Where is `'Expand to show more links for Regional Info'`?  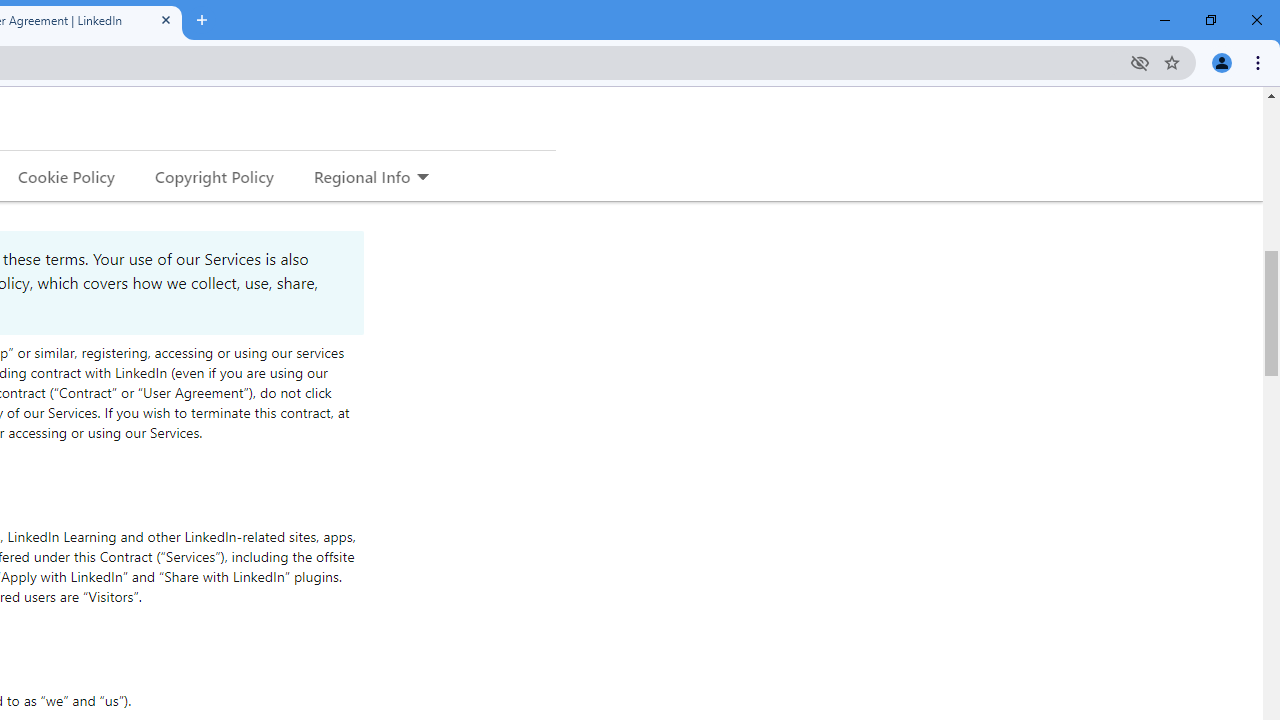
'Expand to show more links for Regional Info' is located at coordinates (421, 177).